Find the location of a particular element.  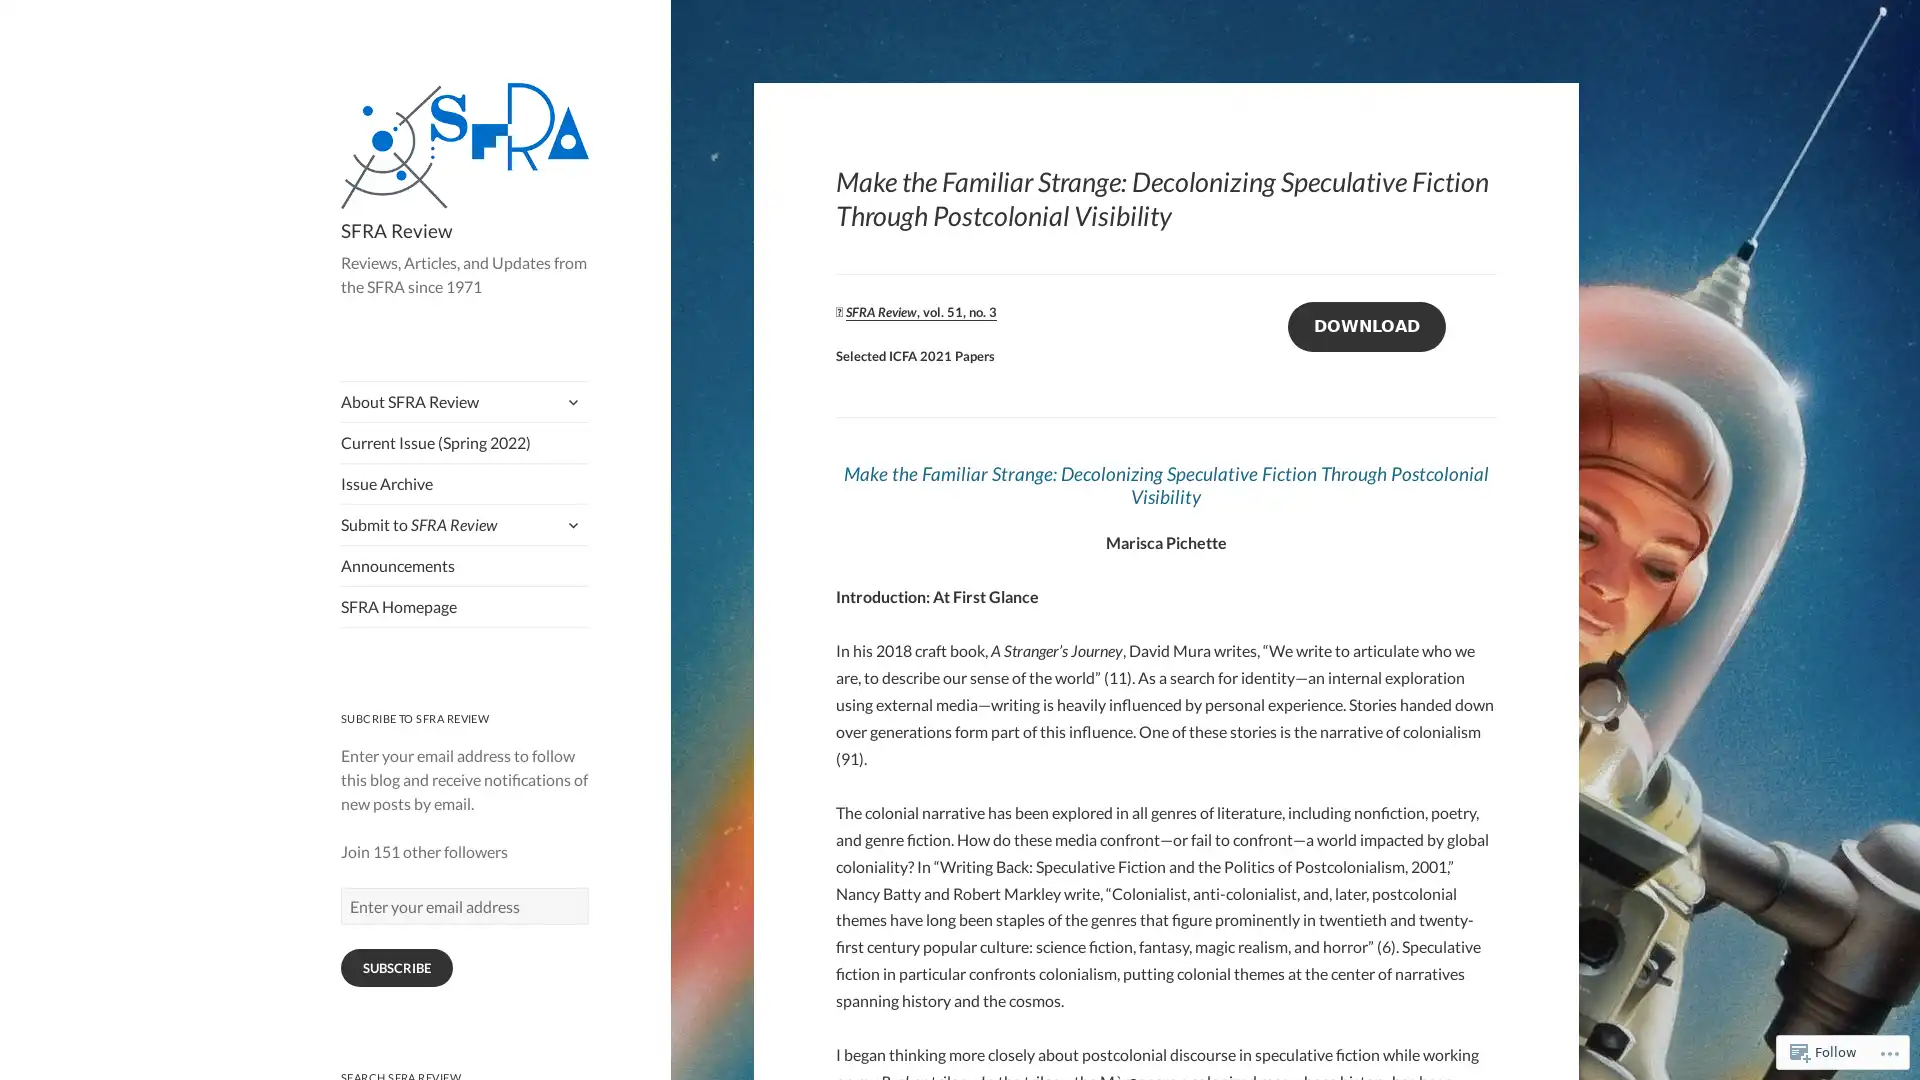

expand child menu is located at coordinates (570, 523).